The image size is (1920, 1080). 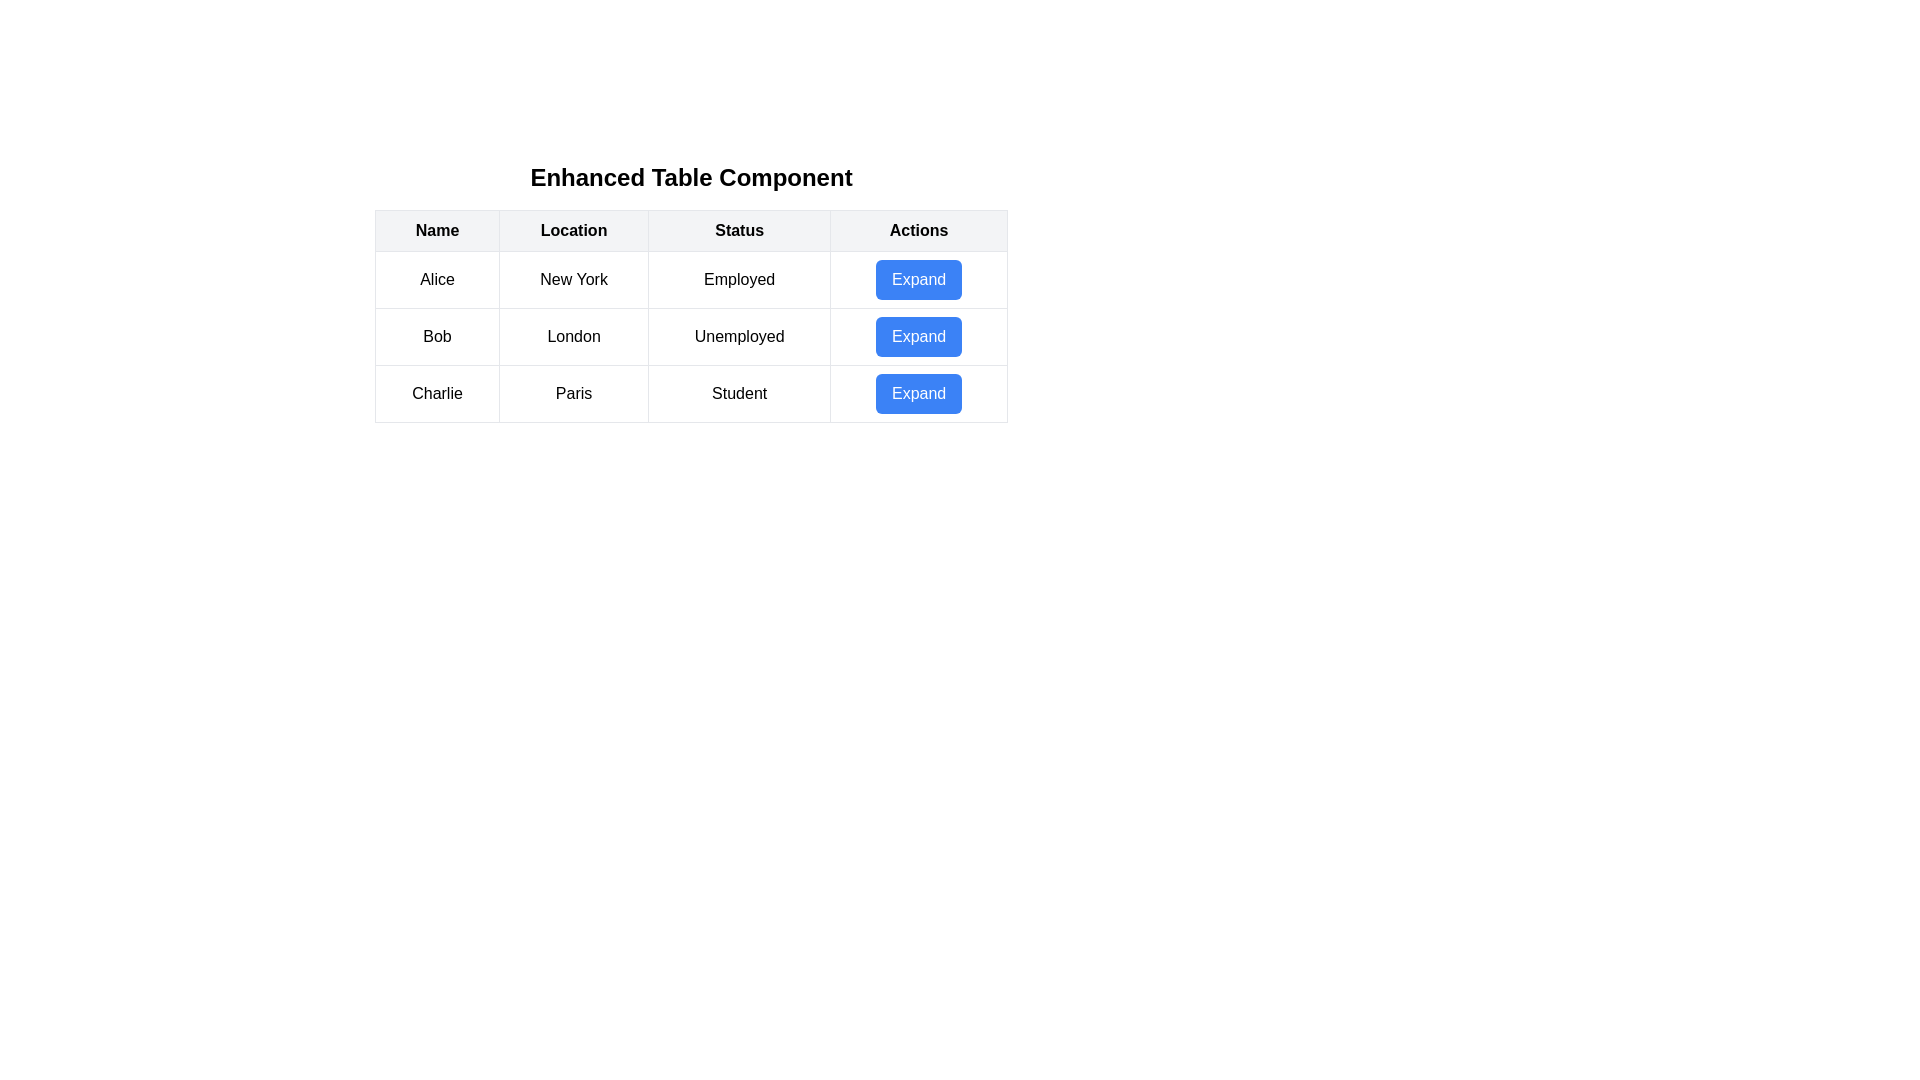 What do you see at coordinates (436, 335) in the screenshot?
I see `the Static Text Display containing the text 'Bob', which is located in the first cell of the second row under the 'Name' column of a table layout` at bounding box center [436, 335].